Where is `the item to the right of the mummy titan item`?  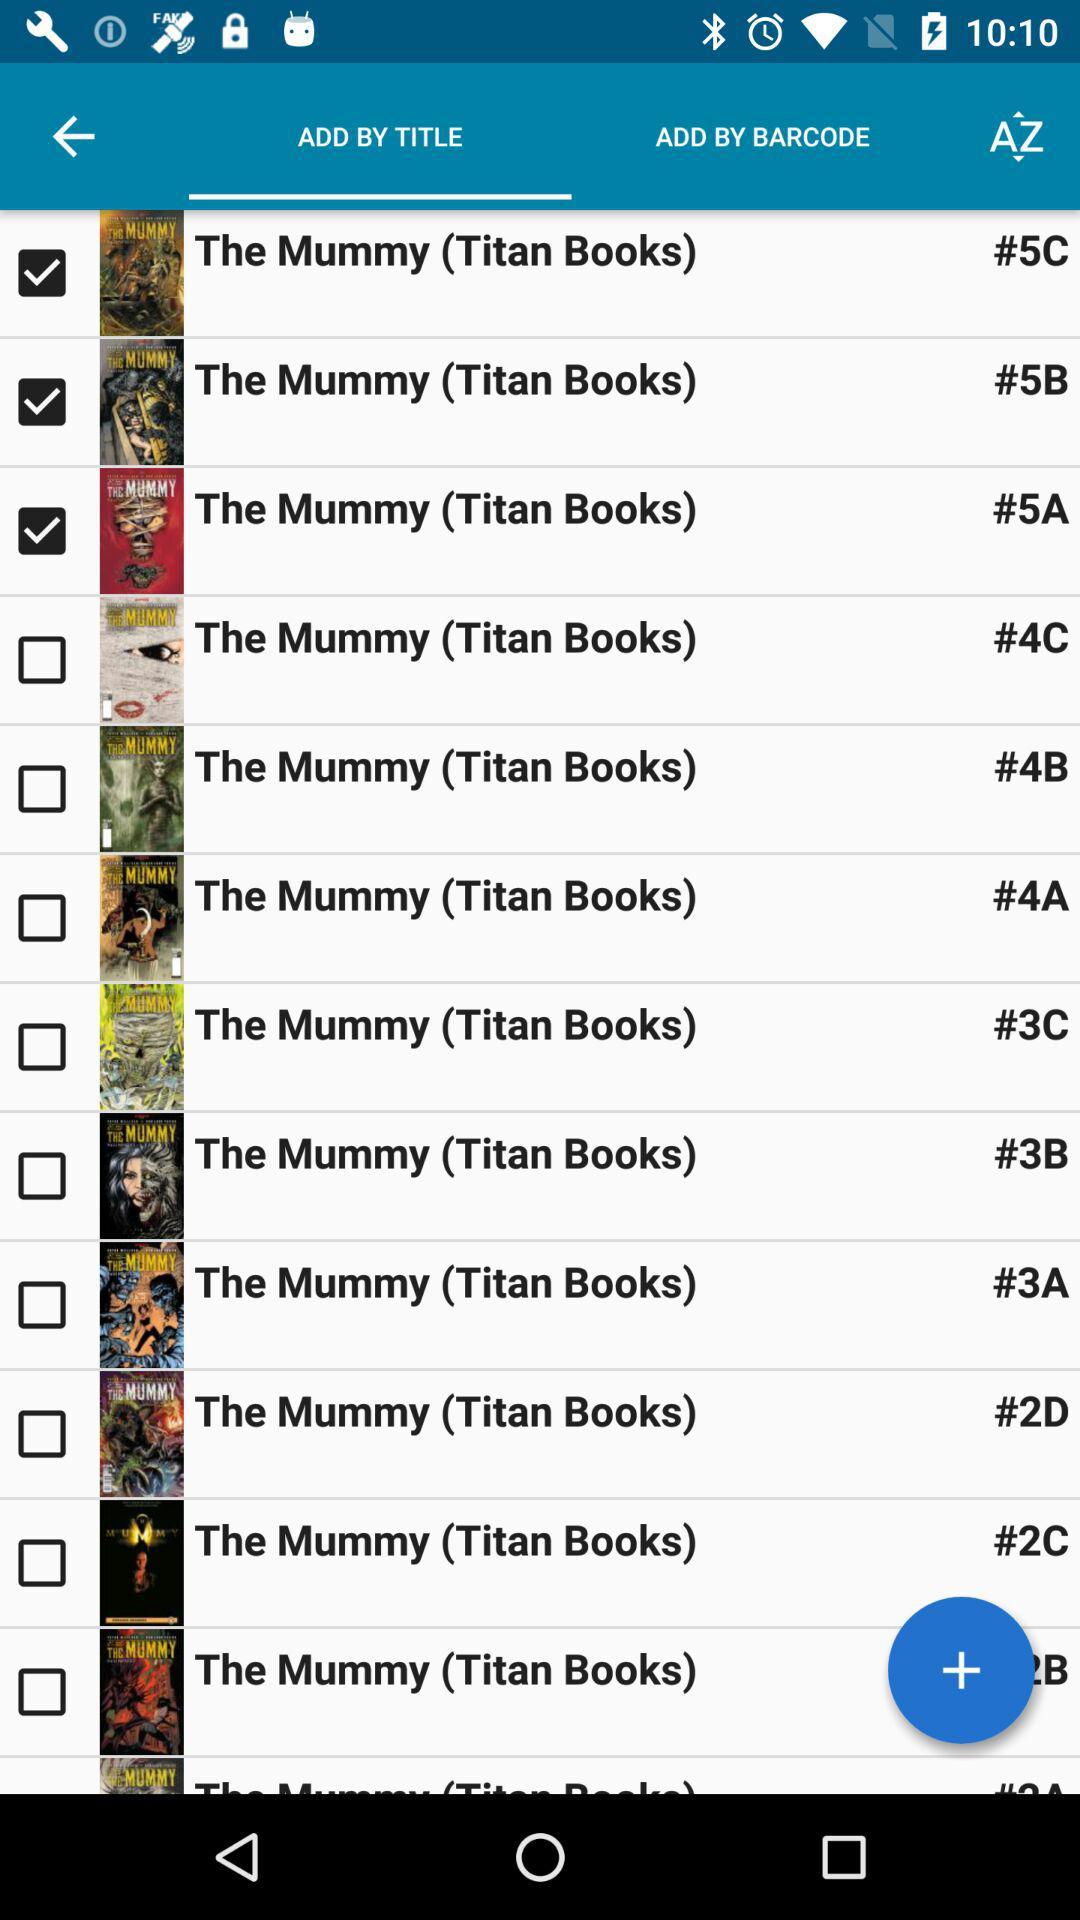
the item to the right of the mummy titan item is located at coordinates (1031, 1022).